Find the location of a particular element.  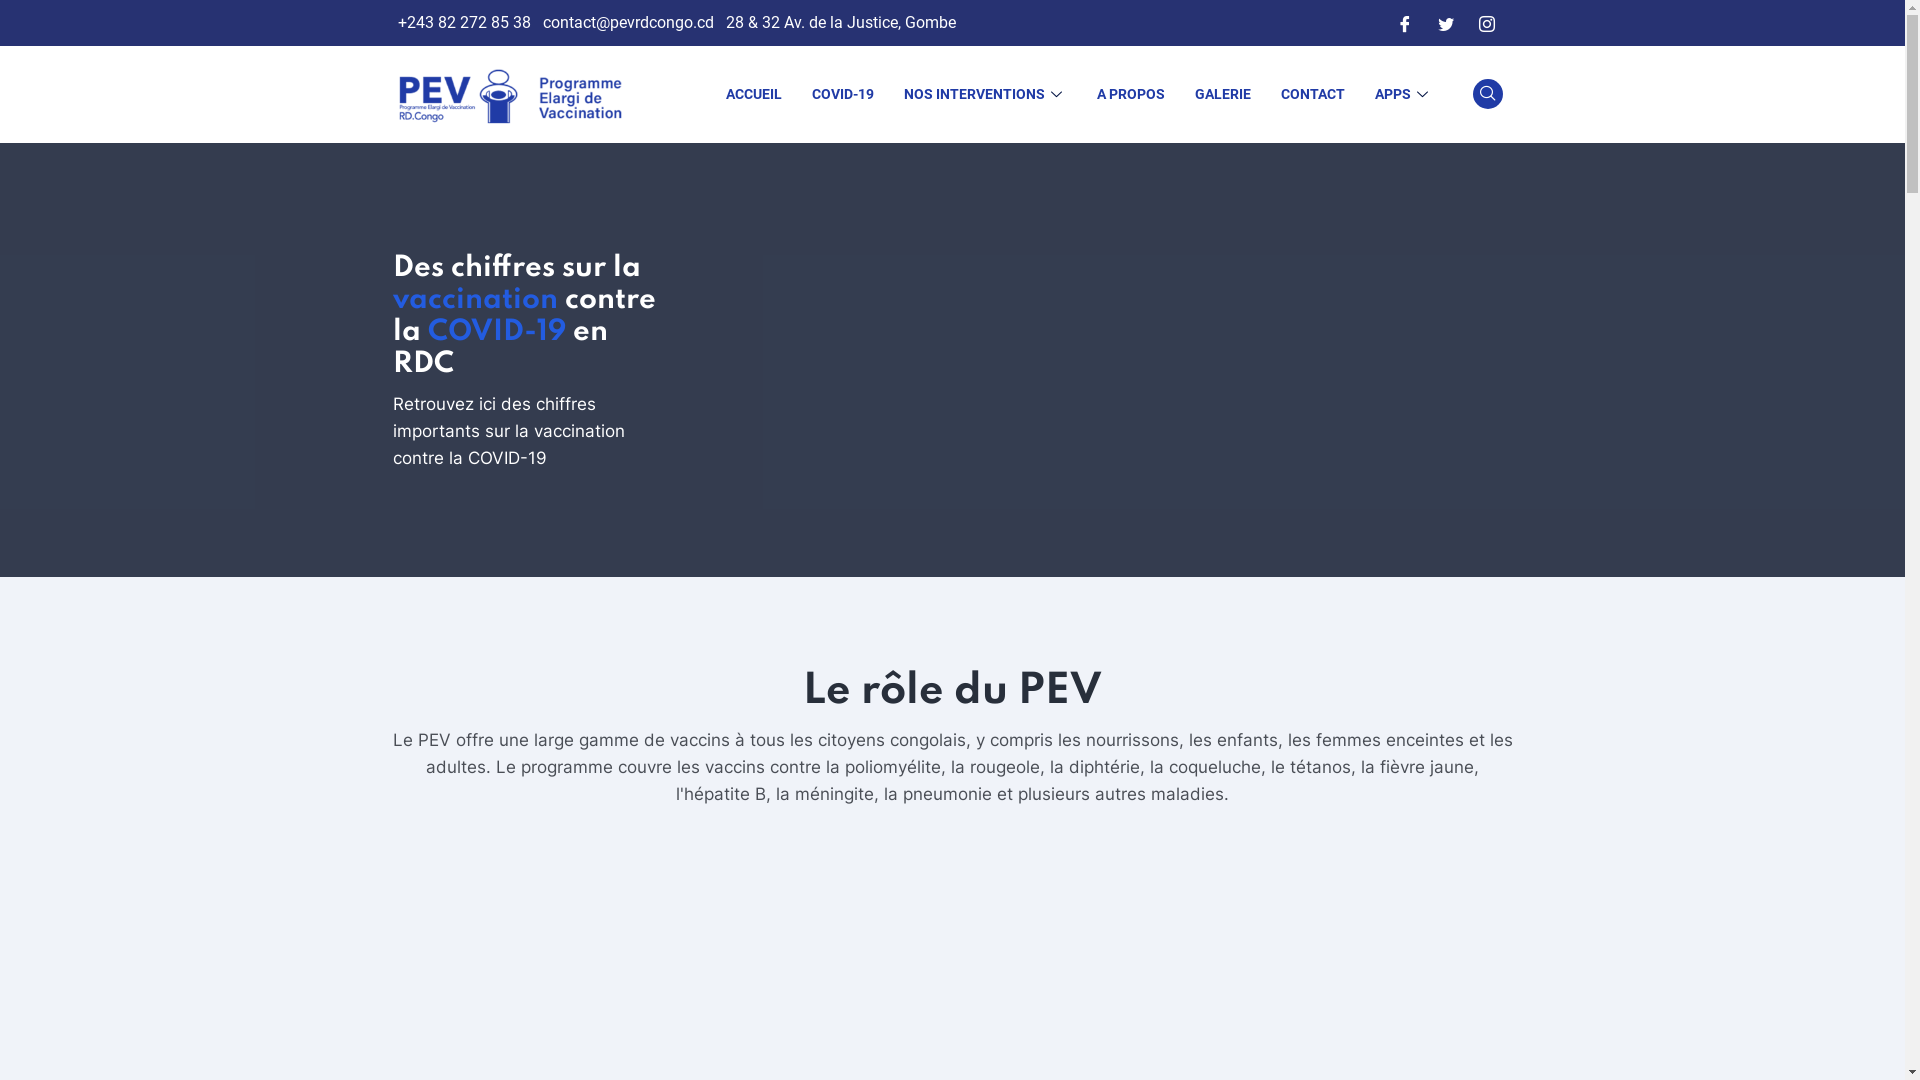

'A PROPOS' is located at coordinates (1131, 93).